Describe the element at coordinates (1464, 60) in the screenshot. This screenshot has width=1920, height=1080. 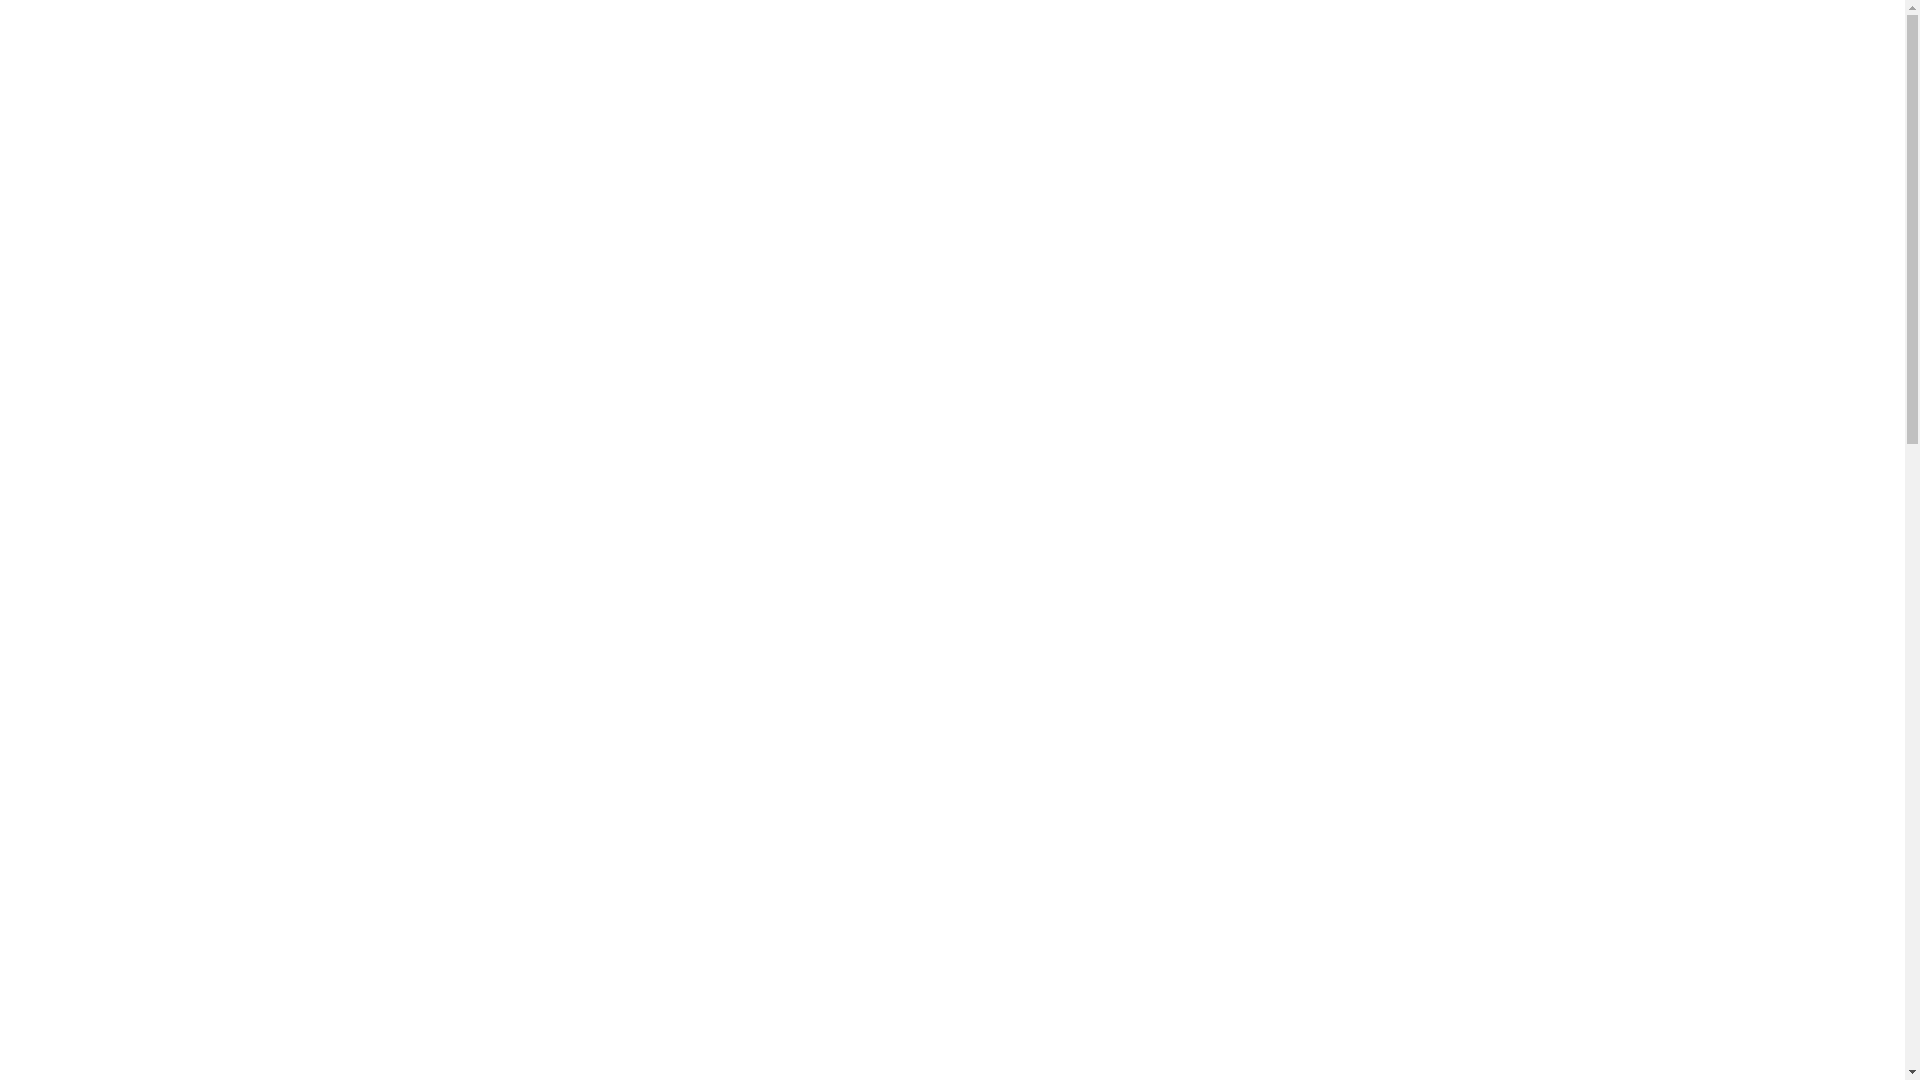
I see `'CONTACT'` at that location.